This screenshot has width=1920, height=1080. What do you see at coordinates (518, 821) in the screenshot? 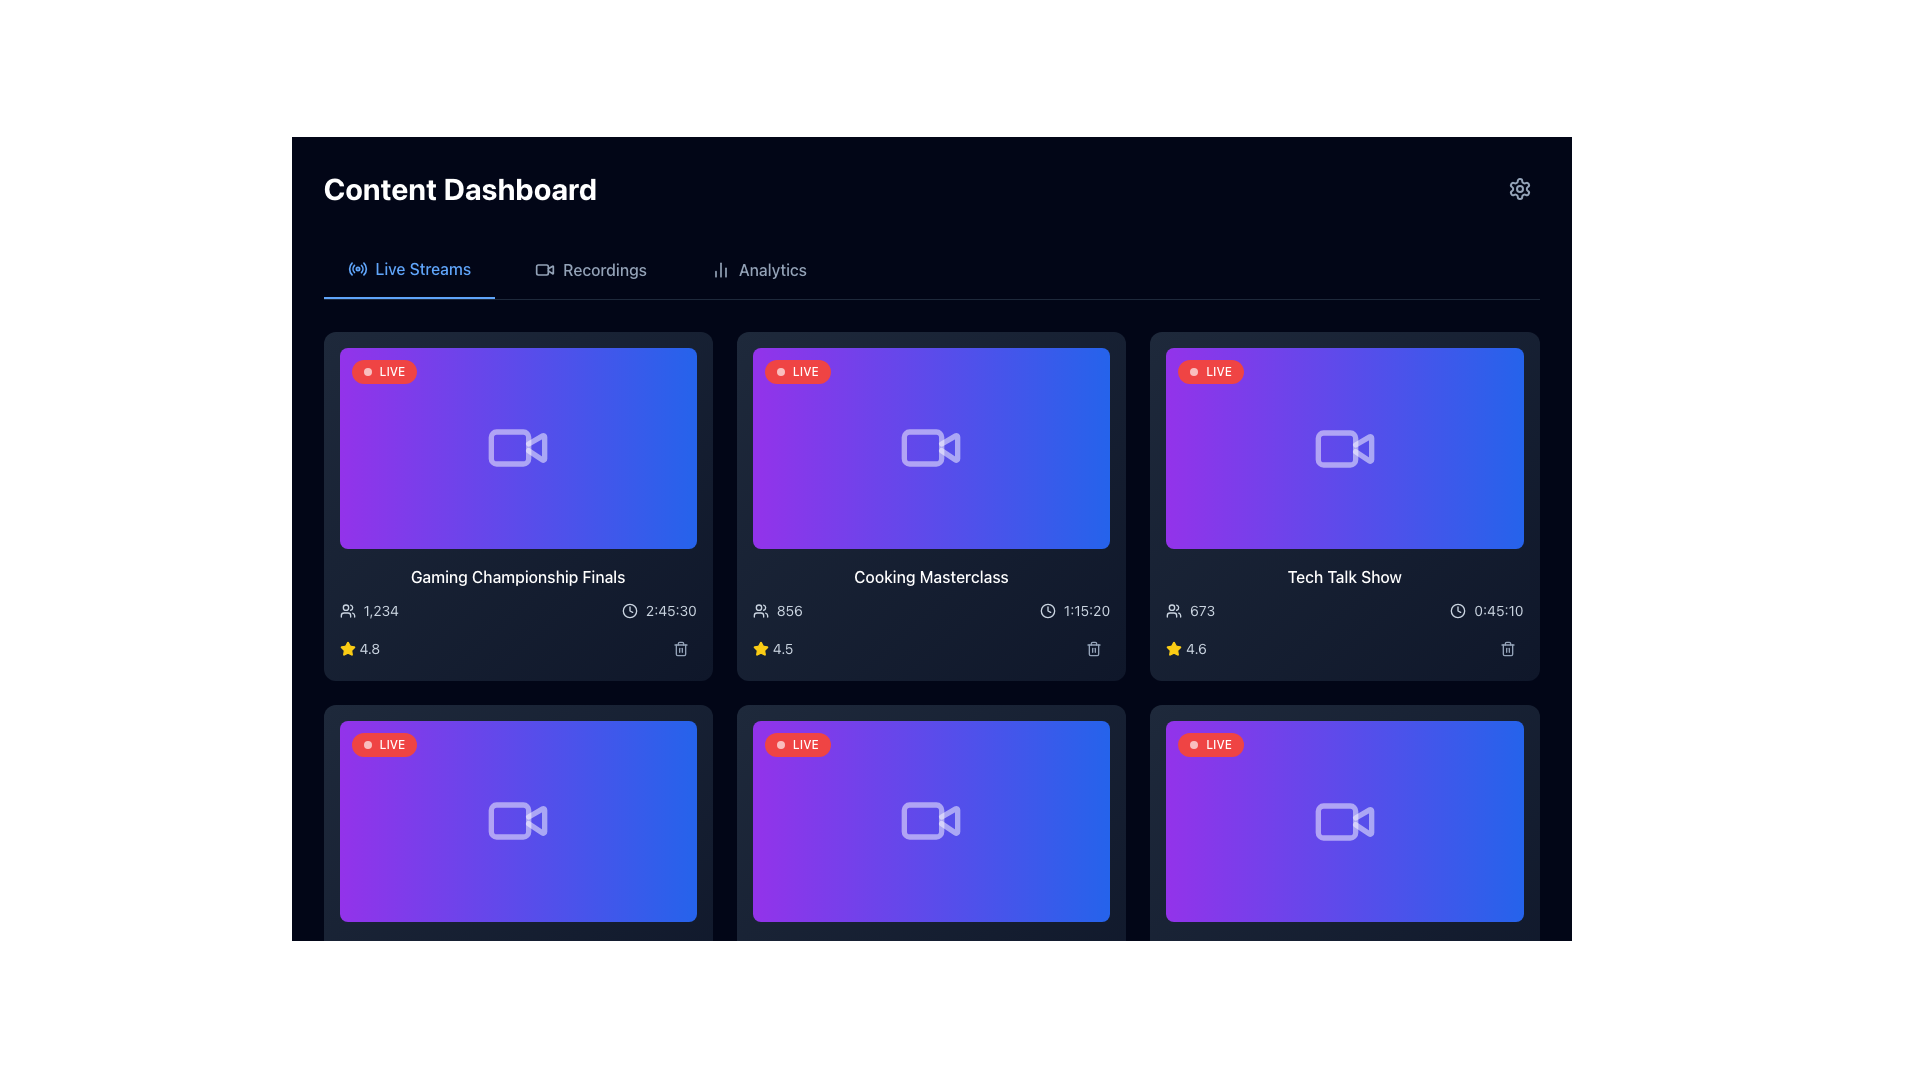
I see `the video camera icon with a white outline, centrally placed against a gradient background, for further interaction` at bounding box center [518, 821].